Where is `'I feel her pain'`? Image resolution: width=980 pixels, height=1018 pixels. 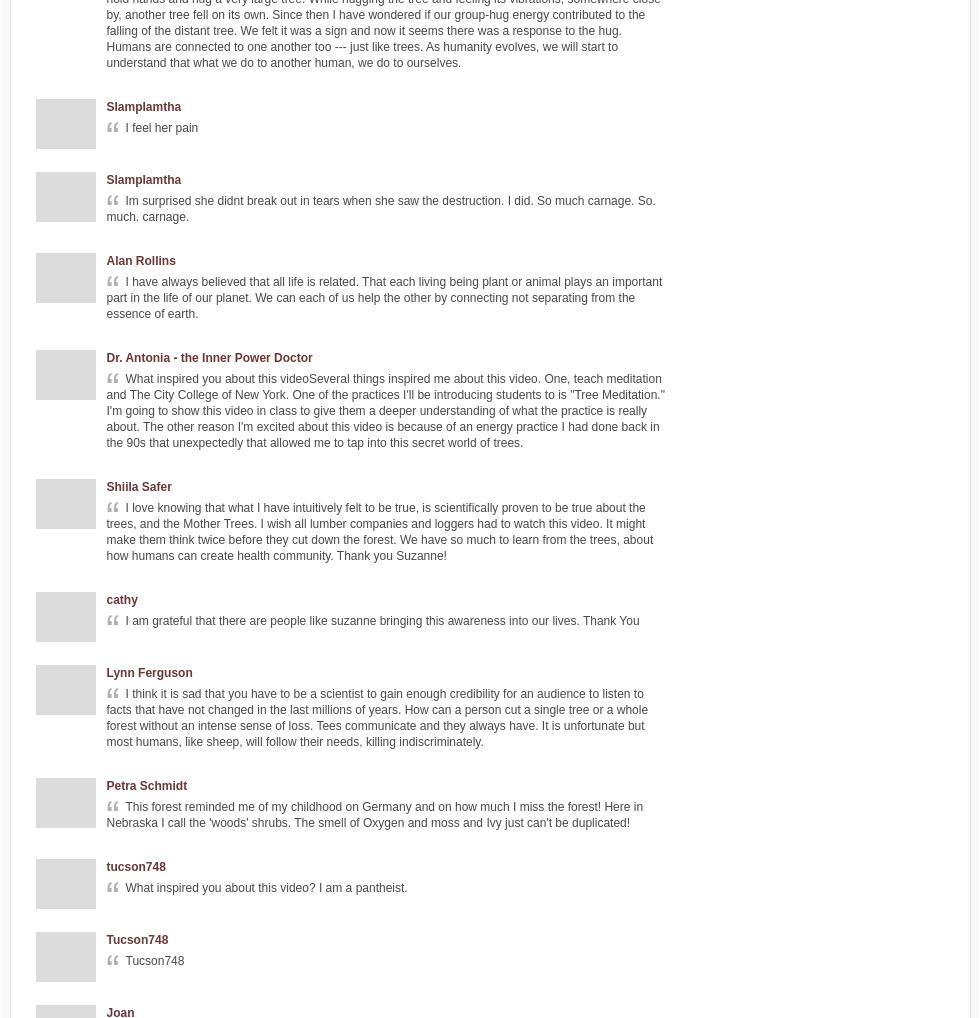 'I feel her pain' is located at coordinates (161, 126).